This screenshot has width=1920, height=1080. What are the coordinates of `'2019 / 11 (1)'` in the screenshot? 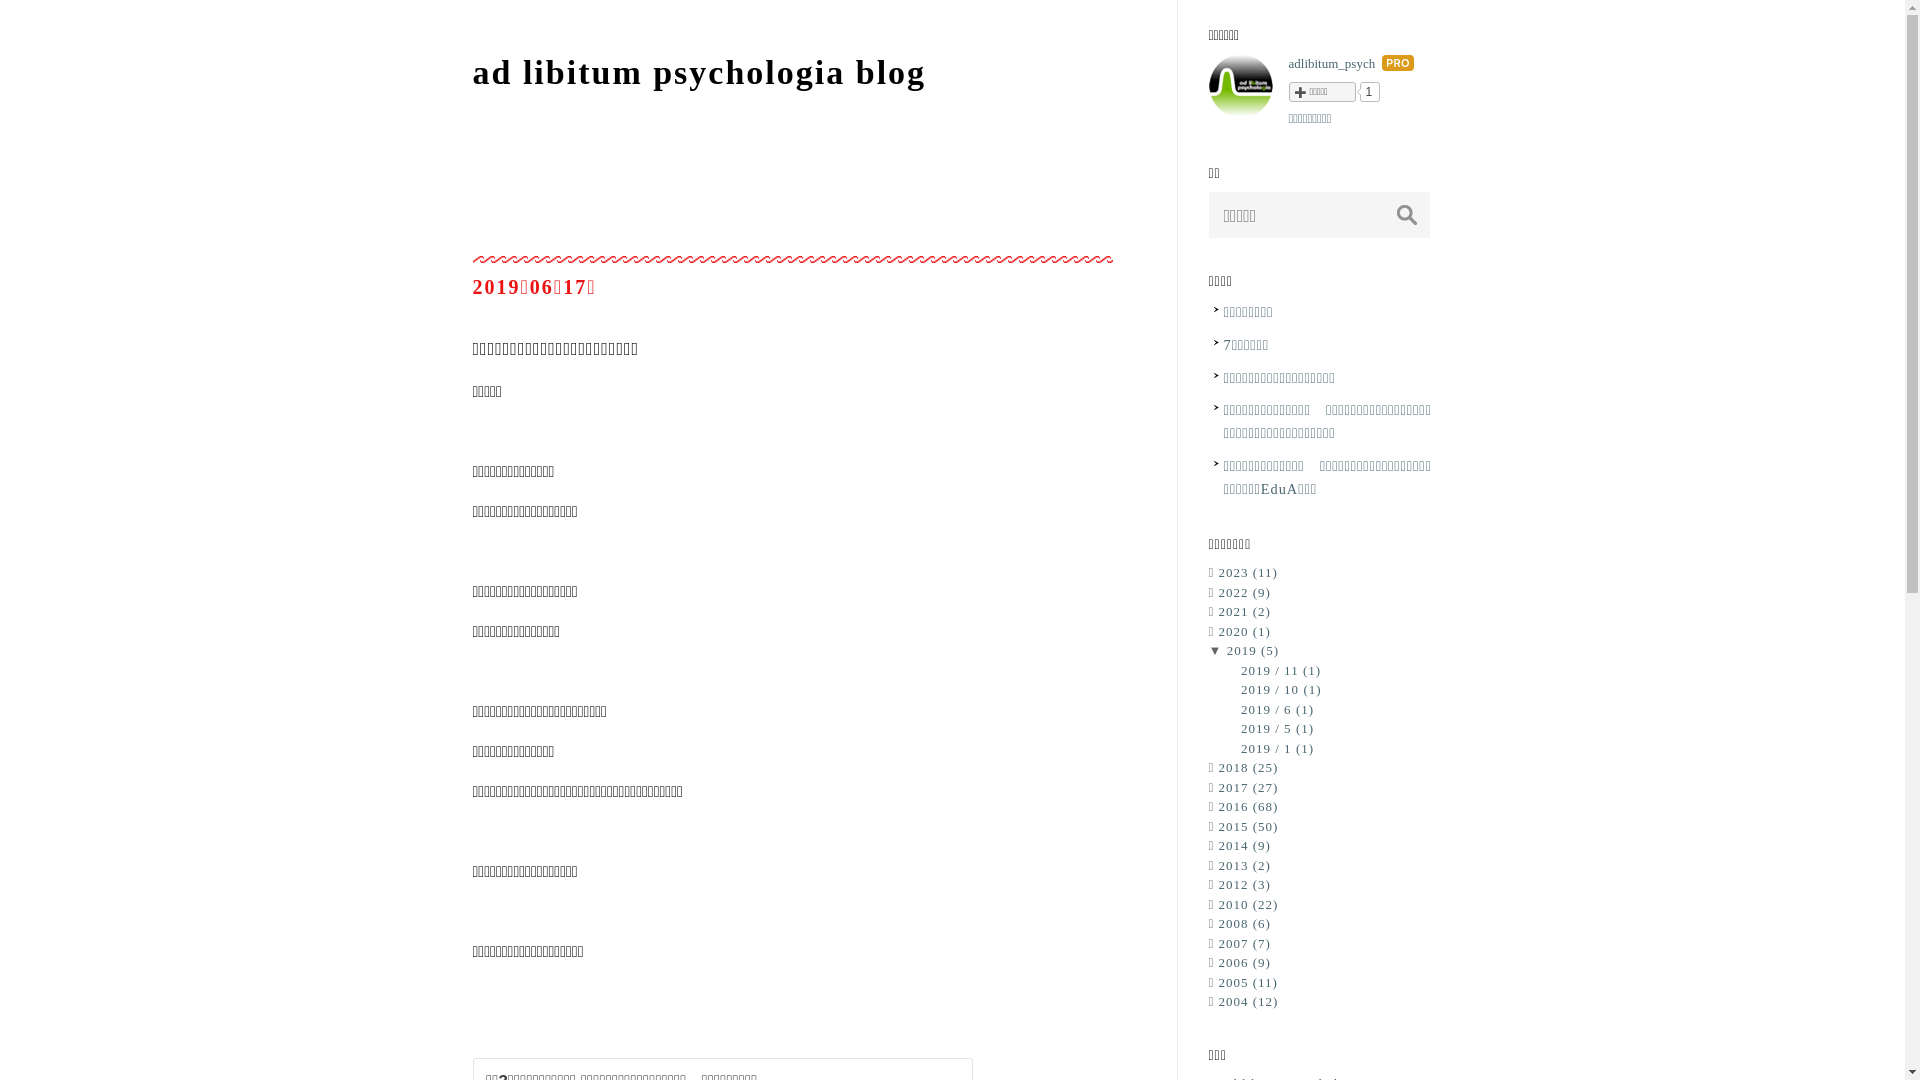 It's located at (1281, 670).